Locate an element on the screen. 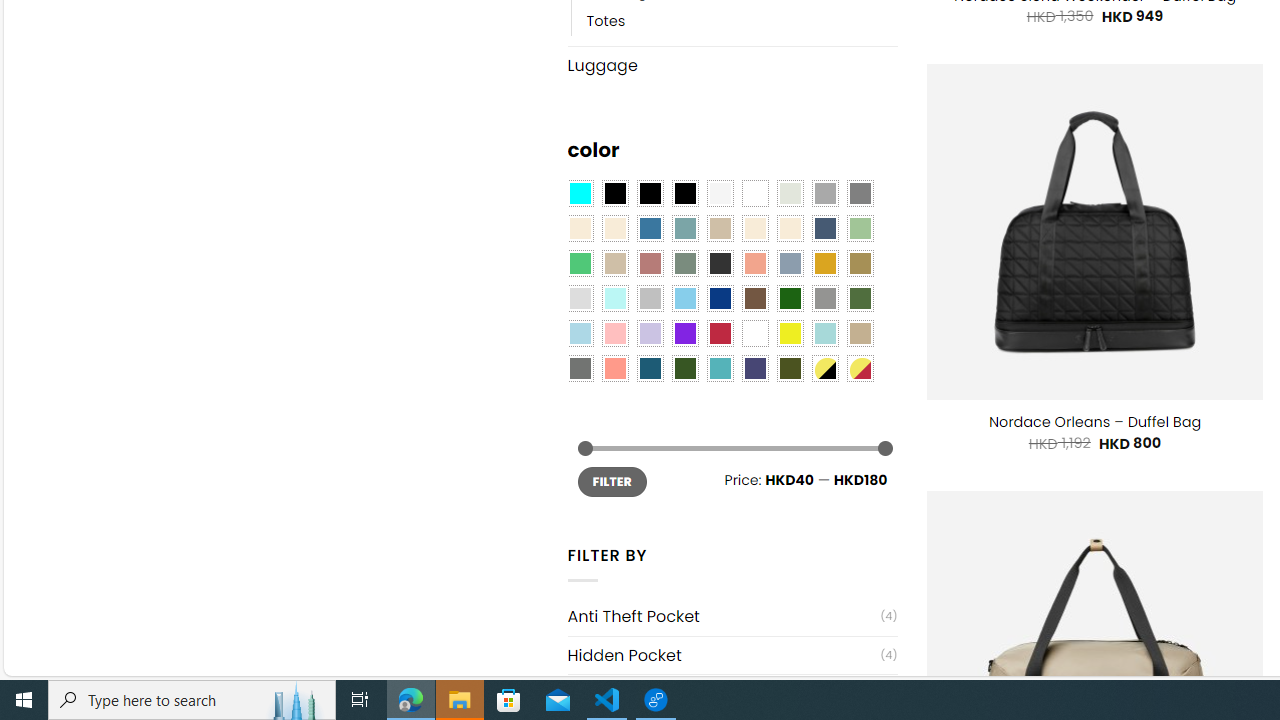 The width and height of the screenshot is (1280, 720). 'Blue' is located at coordinates (650, 227).